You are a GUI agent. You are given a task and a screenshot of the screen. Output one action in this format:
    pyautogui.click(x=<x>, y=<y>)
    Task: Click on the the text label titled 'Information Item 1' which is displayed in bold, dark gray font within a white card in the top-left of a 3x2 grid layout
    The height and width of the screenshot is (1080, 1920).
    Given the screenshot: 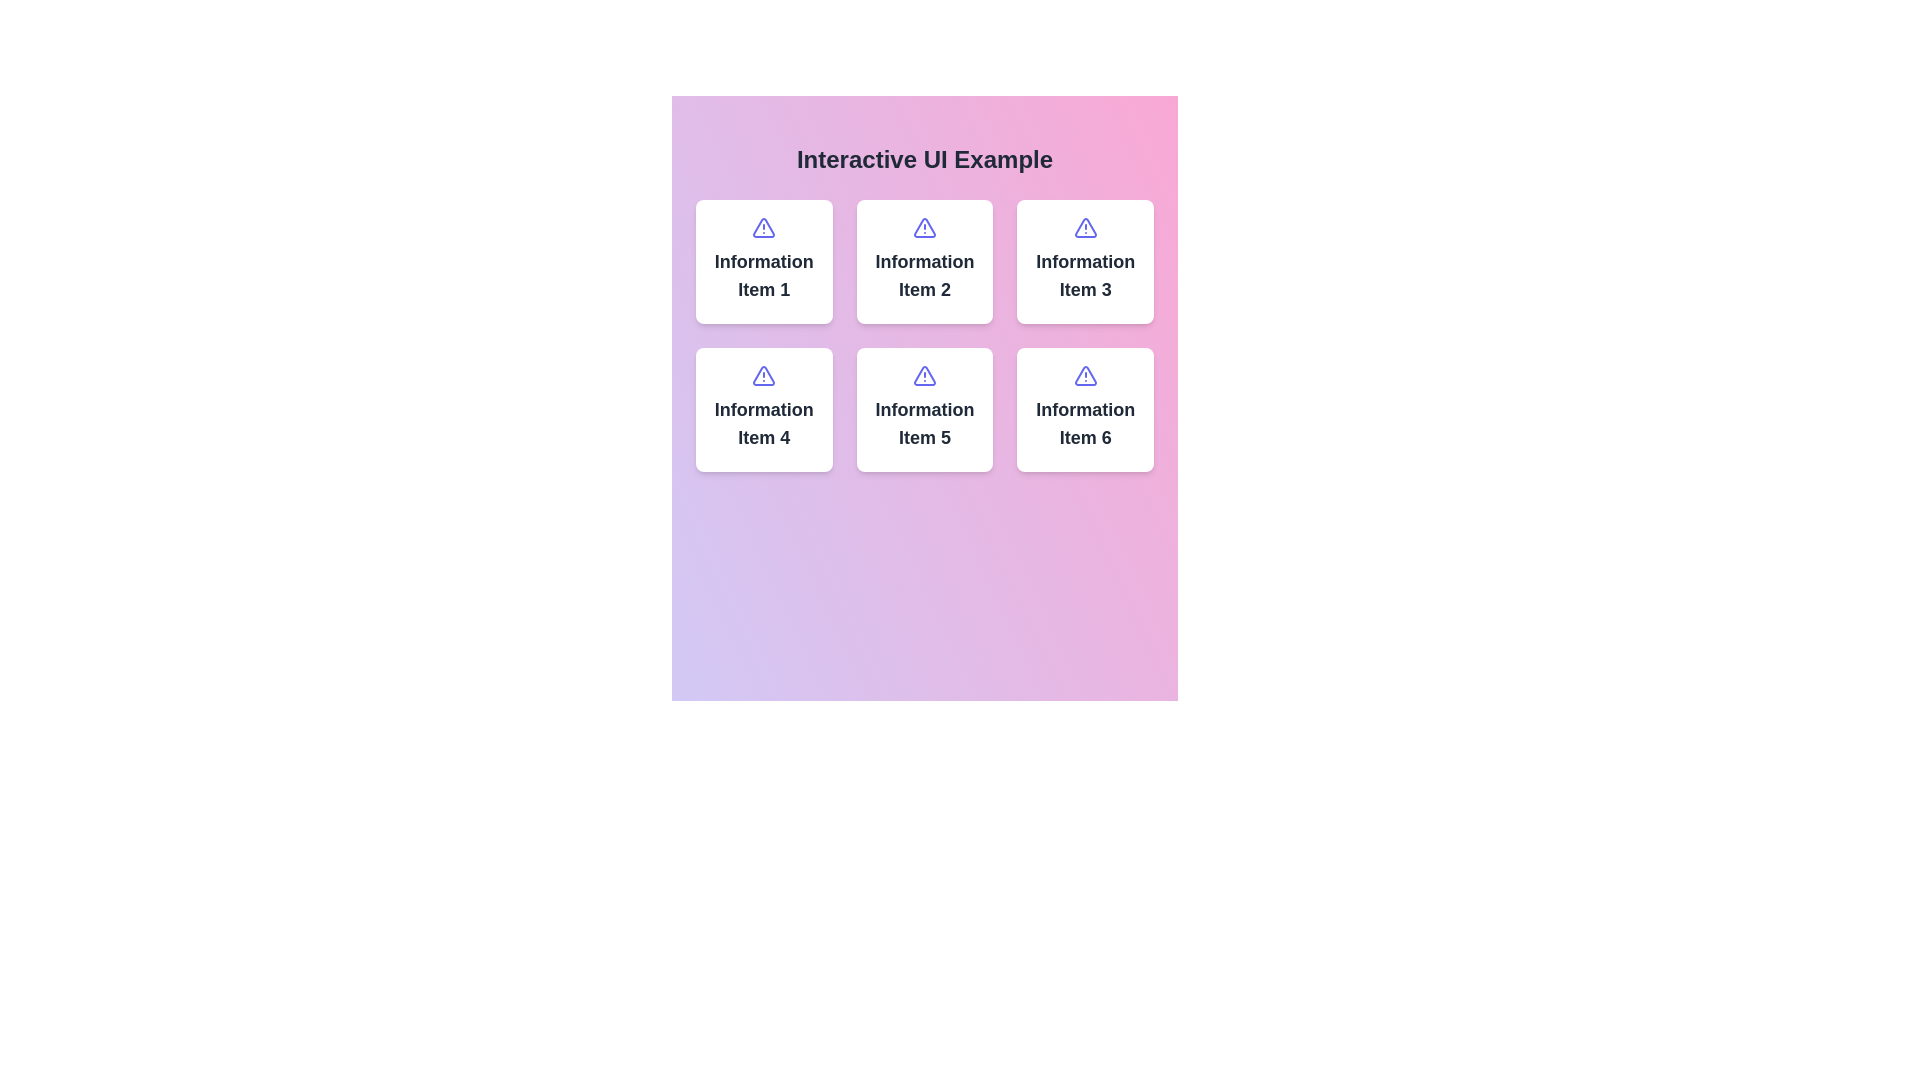 What is the action you would take?
    pyautogui.click(x=763, y=276)
    